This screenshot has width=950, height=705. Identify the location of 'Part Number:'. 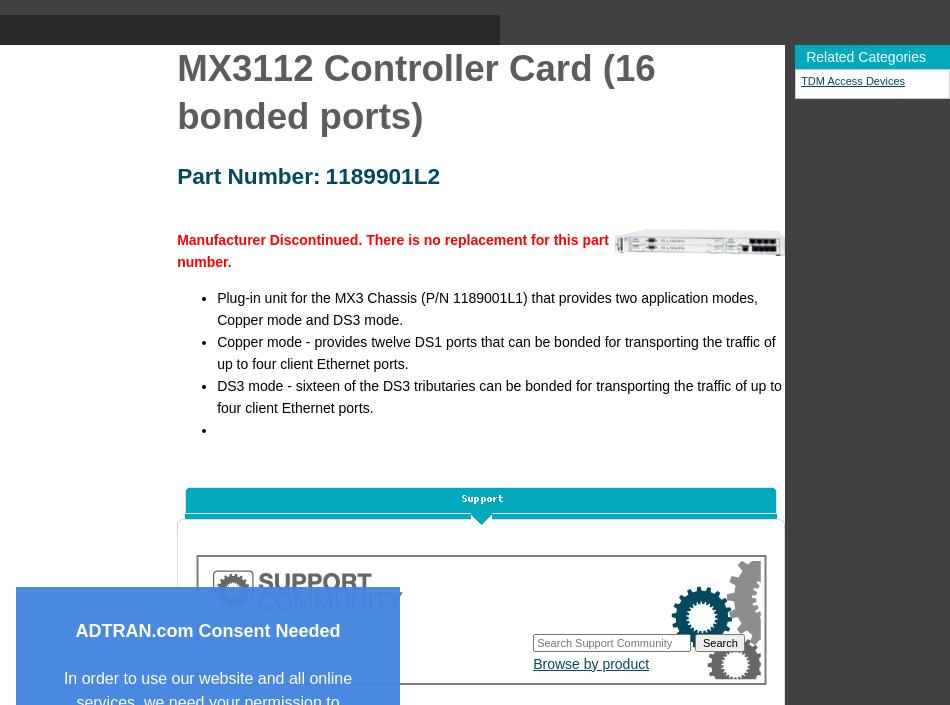
(247, 174).